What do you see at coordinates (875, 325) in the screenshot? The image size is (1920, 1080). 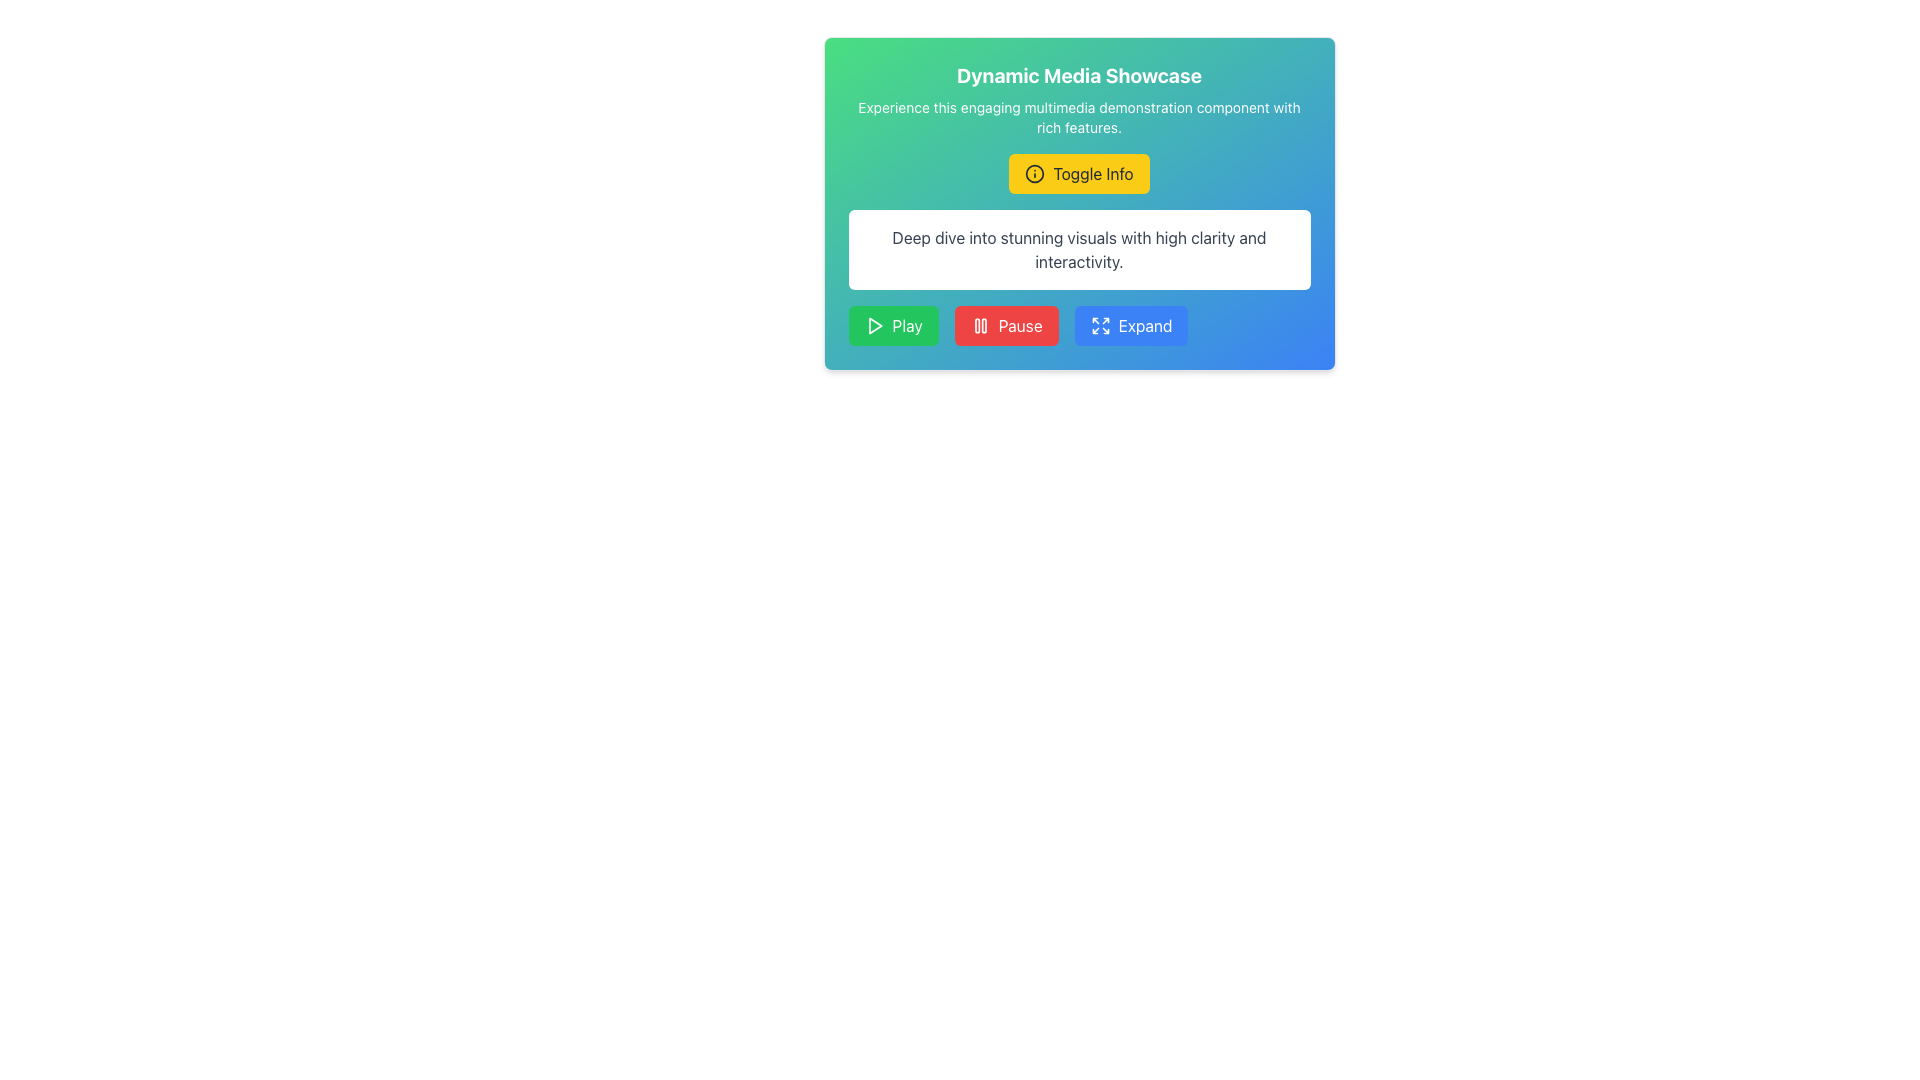 I see `the 'play' icon located within the green 'Play' button at the bottom left of the interface to initiate playback` at bounding box center [875, 325].